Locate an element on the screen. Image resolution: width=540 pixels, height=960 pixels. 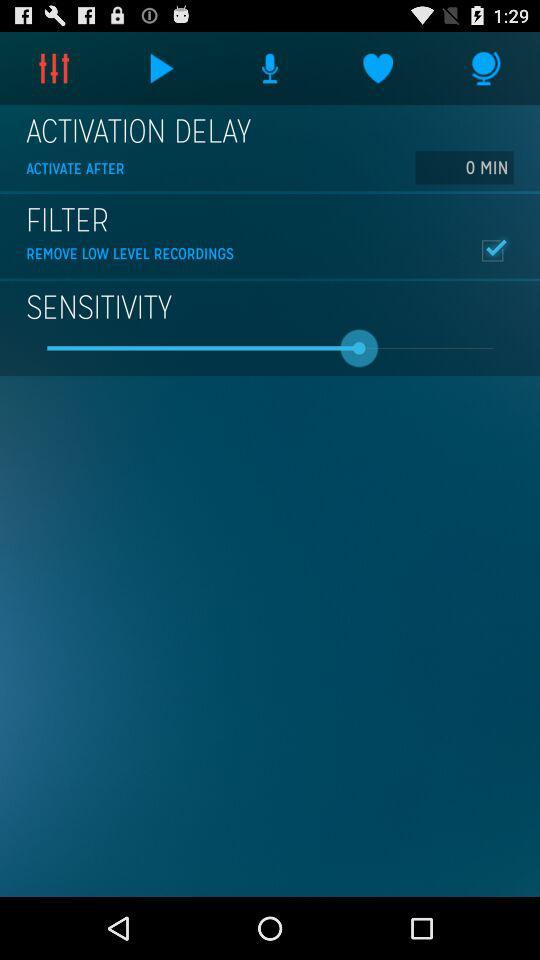
item below the 0 min icon is located at coordinates (491, 249).